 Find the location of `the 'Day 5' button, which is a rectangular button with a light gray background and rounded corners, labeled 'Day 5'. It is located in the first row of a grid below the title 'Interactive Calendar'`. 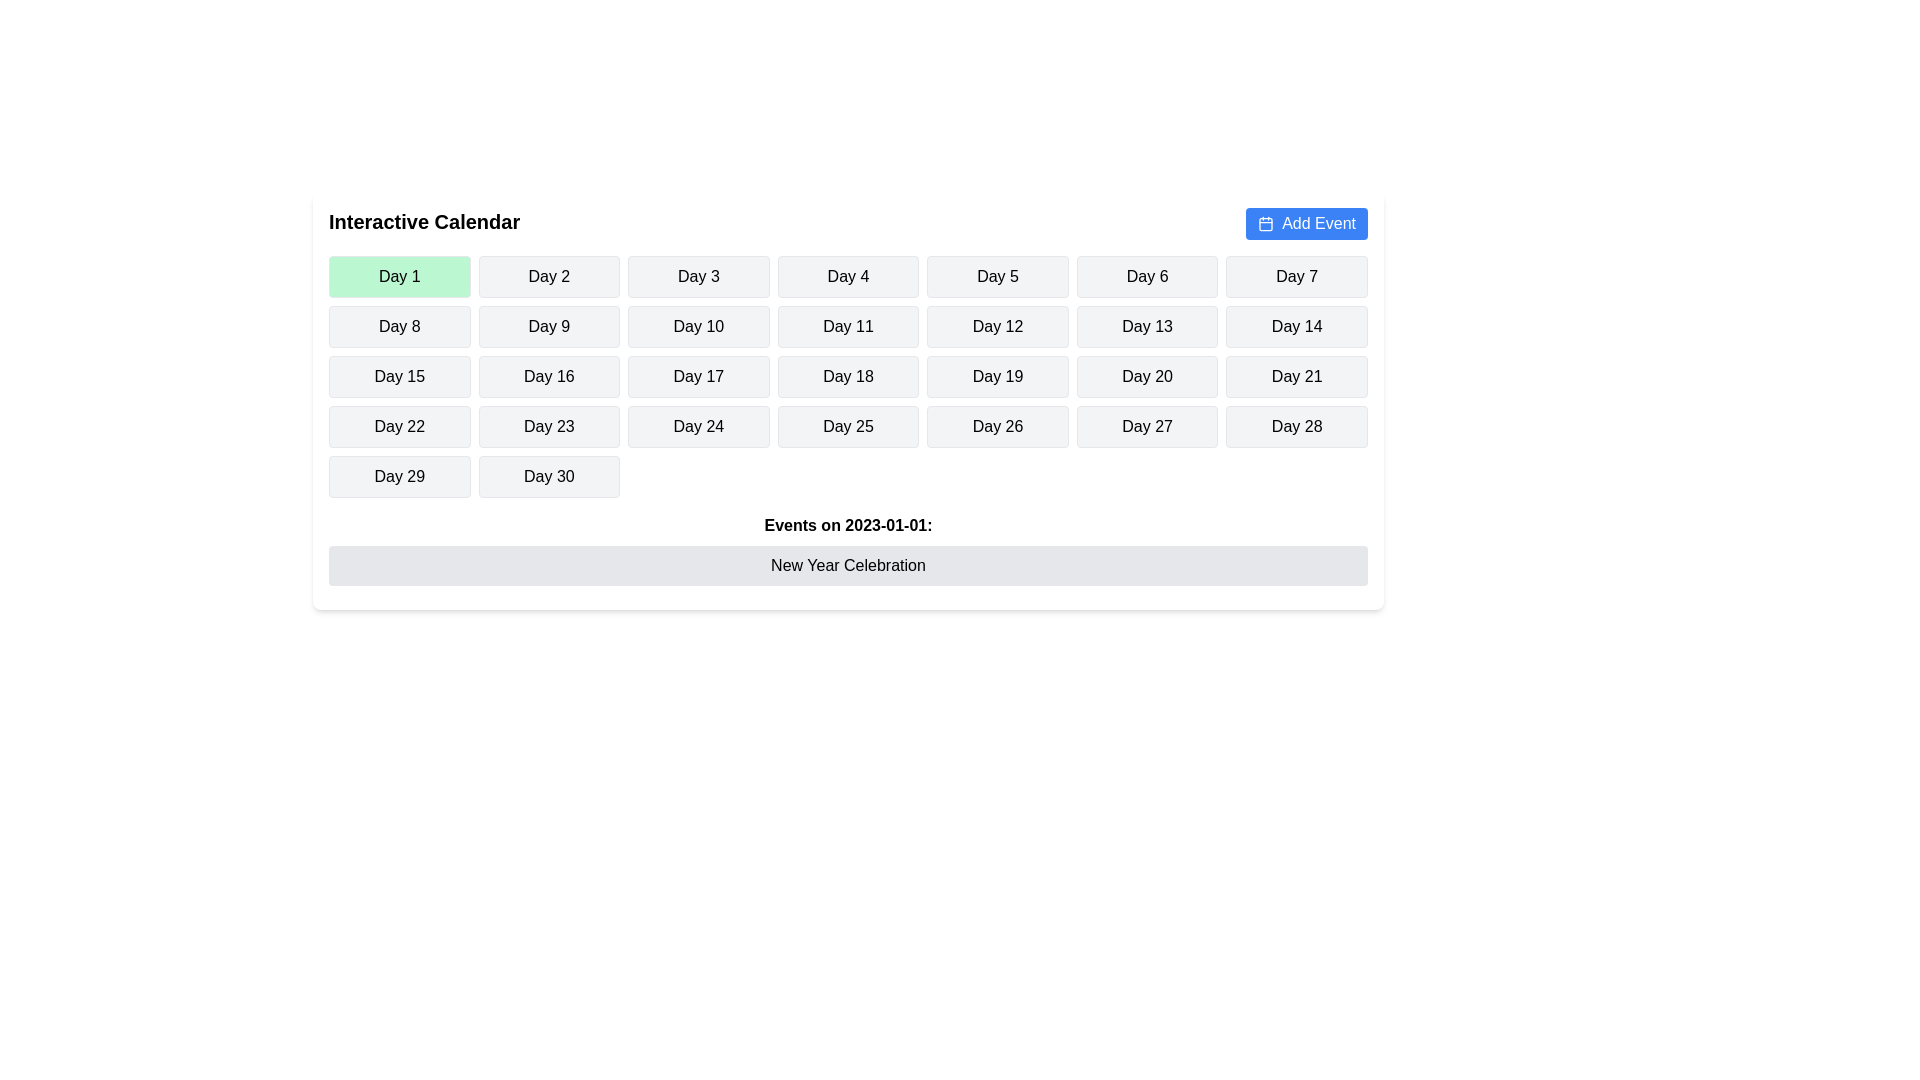

the 'Day 5' button, which is a rectangular button with a light gray background and rounded corners, labeled 'Day 5'. It is located in the first row of a grid below the title 'Interactive Calendar' is located at coordinates (998, 277).